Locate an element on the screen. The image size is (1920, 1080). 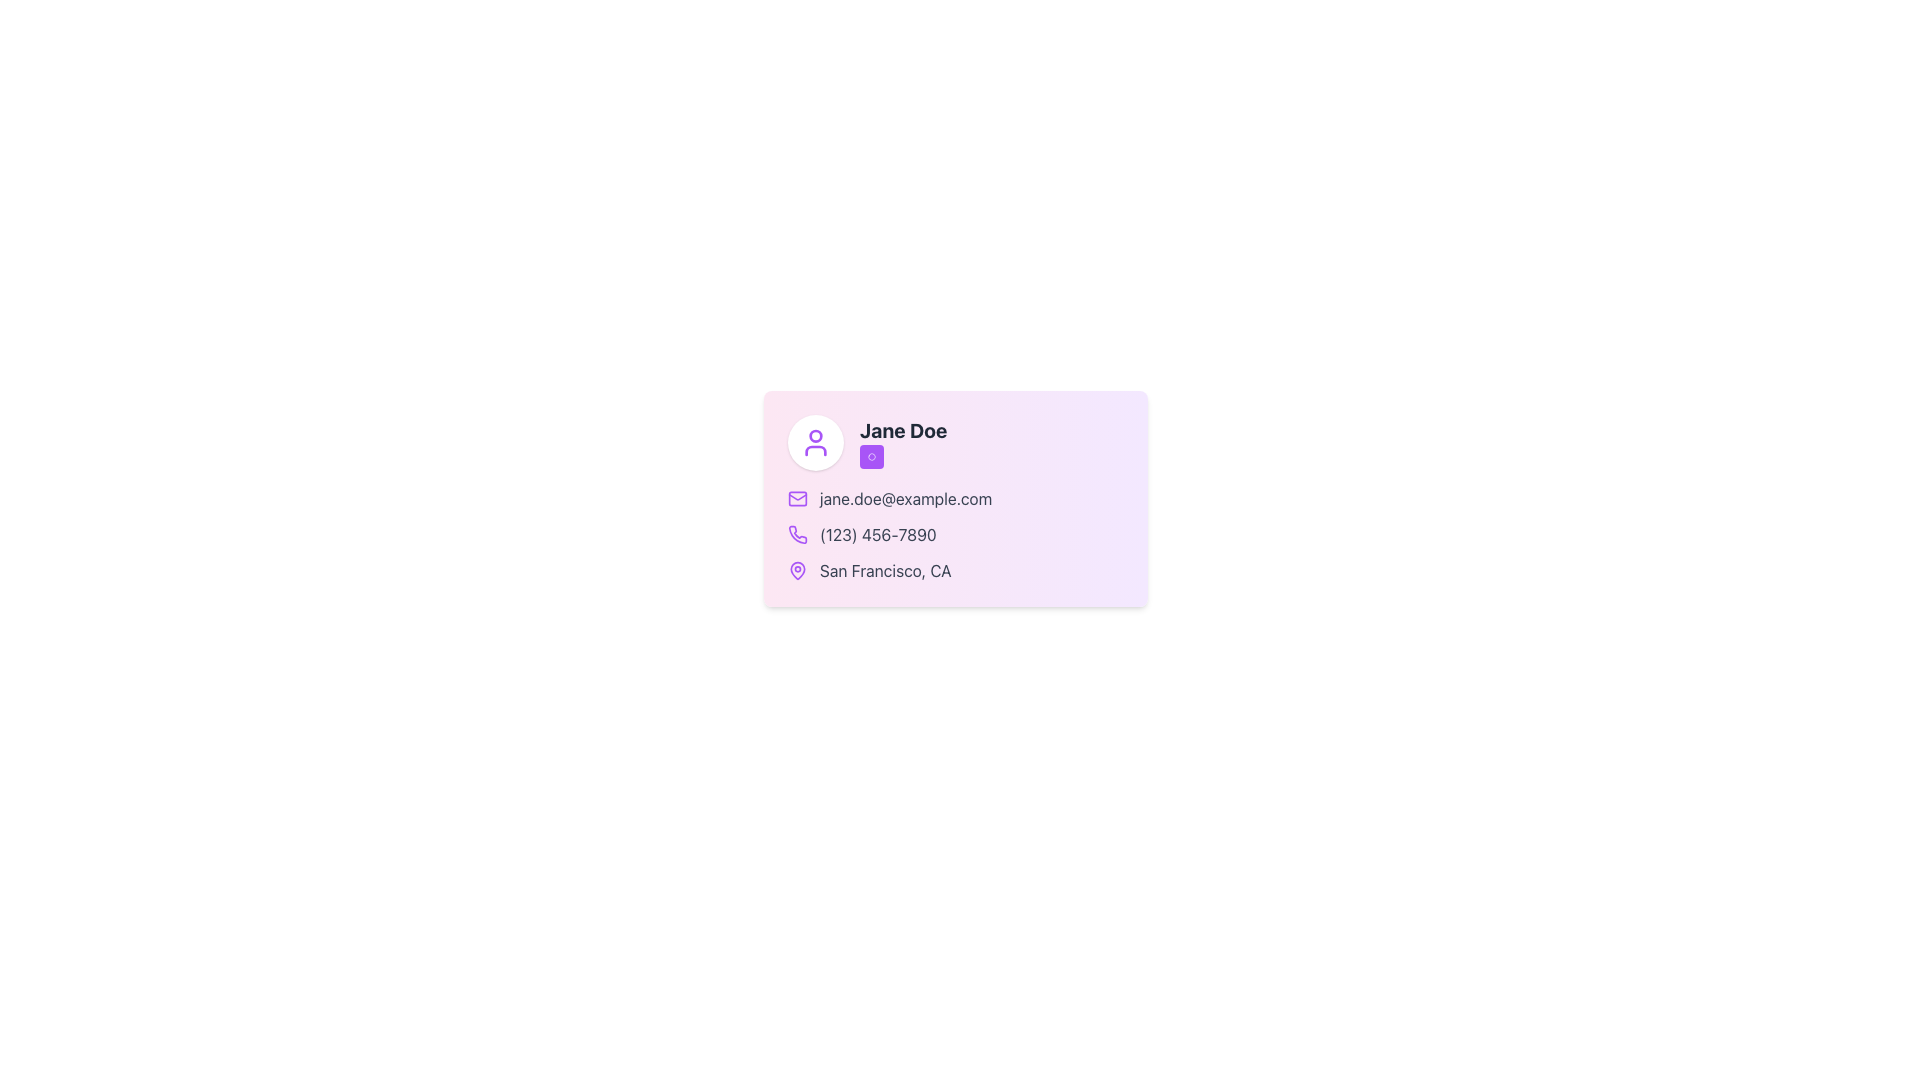
the envelope icon representing the email address 'jane.doe@example.com', which is styled in purple with a minimalistic design and positioned to the left of the email text is located at coordinates (796, 497).